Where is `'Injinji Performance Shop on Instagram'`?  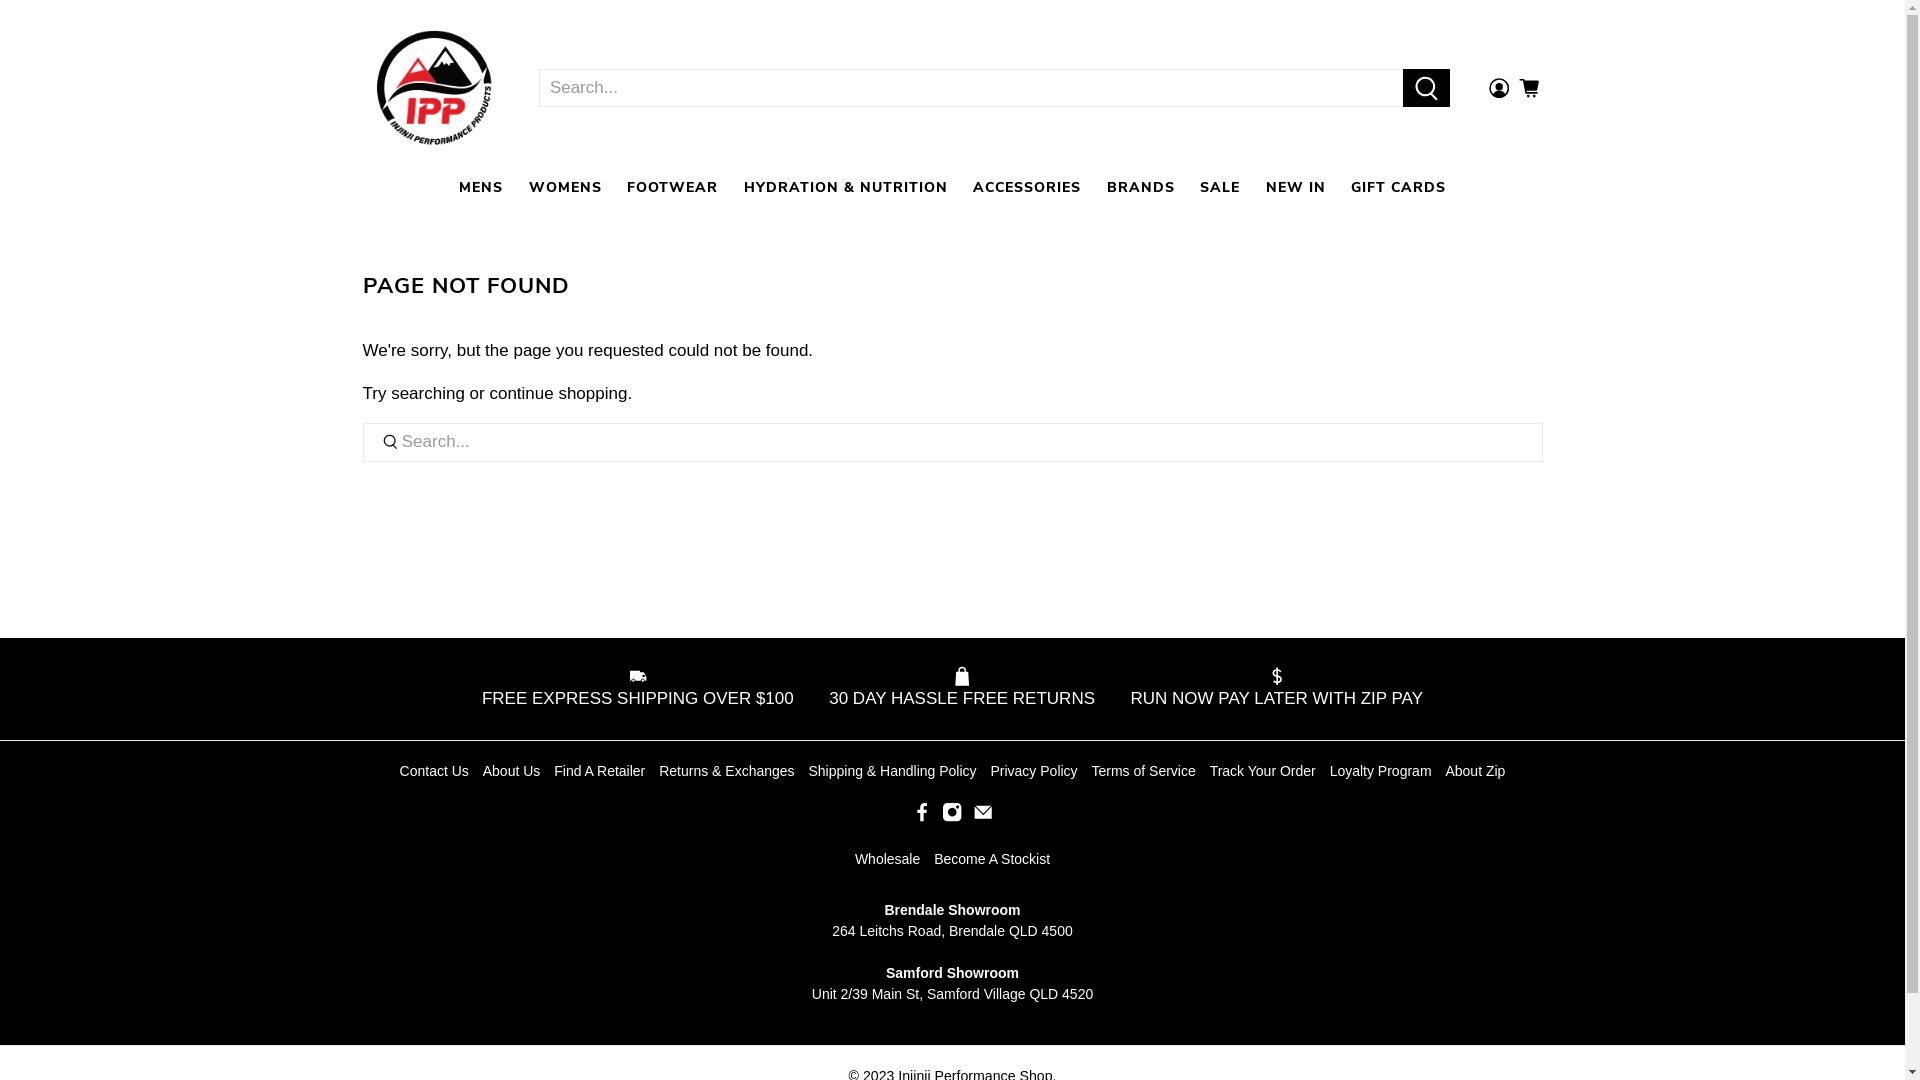
'Injinji Performance Shop on Instagram' is located at coordinates (950, 817).